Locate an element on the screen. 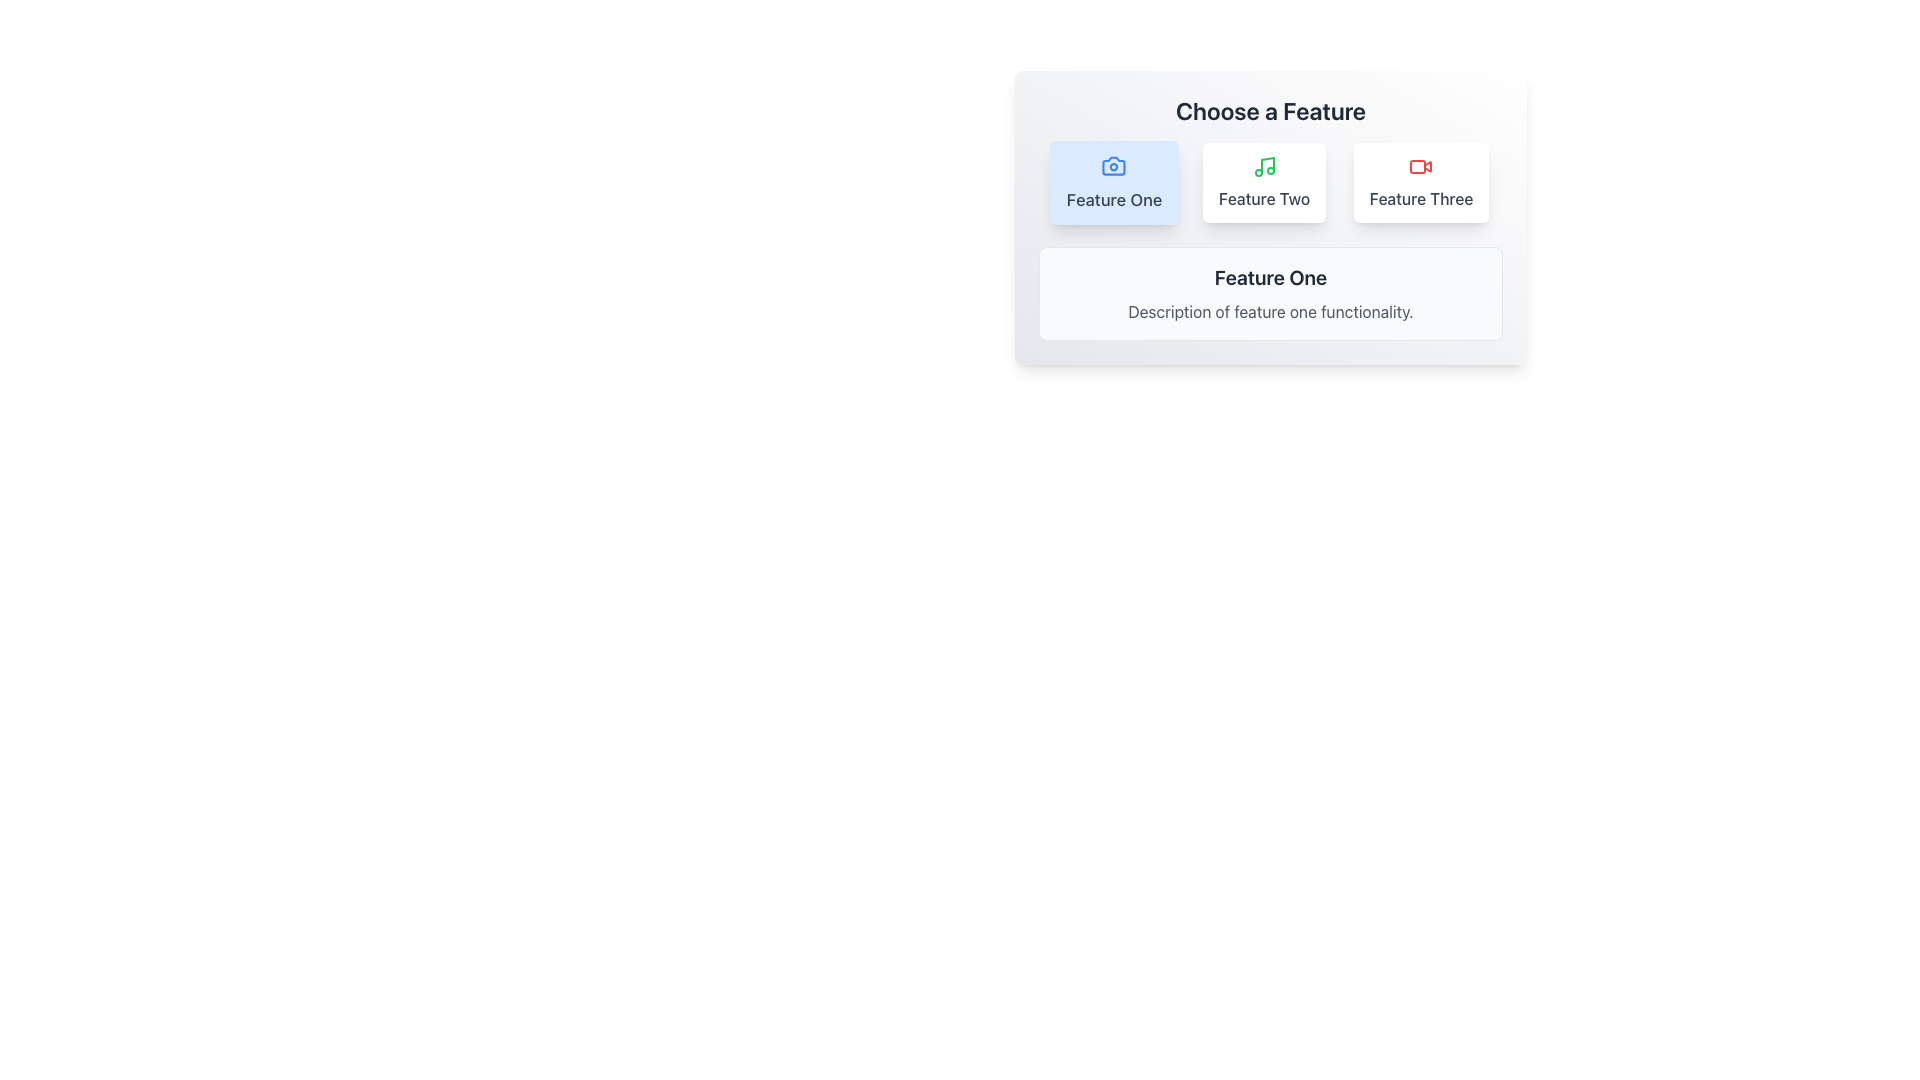 Image resolution: width=1920 pixels, height=1080 pixels. outer outline of the stylized camera icon, which is part of the 'Feature One' button located in the center-left of the card interface, for debugging purposes is located at coordinates (1113, 165).